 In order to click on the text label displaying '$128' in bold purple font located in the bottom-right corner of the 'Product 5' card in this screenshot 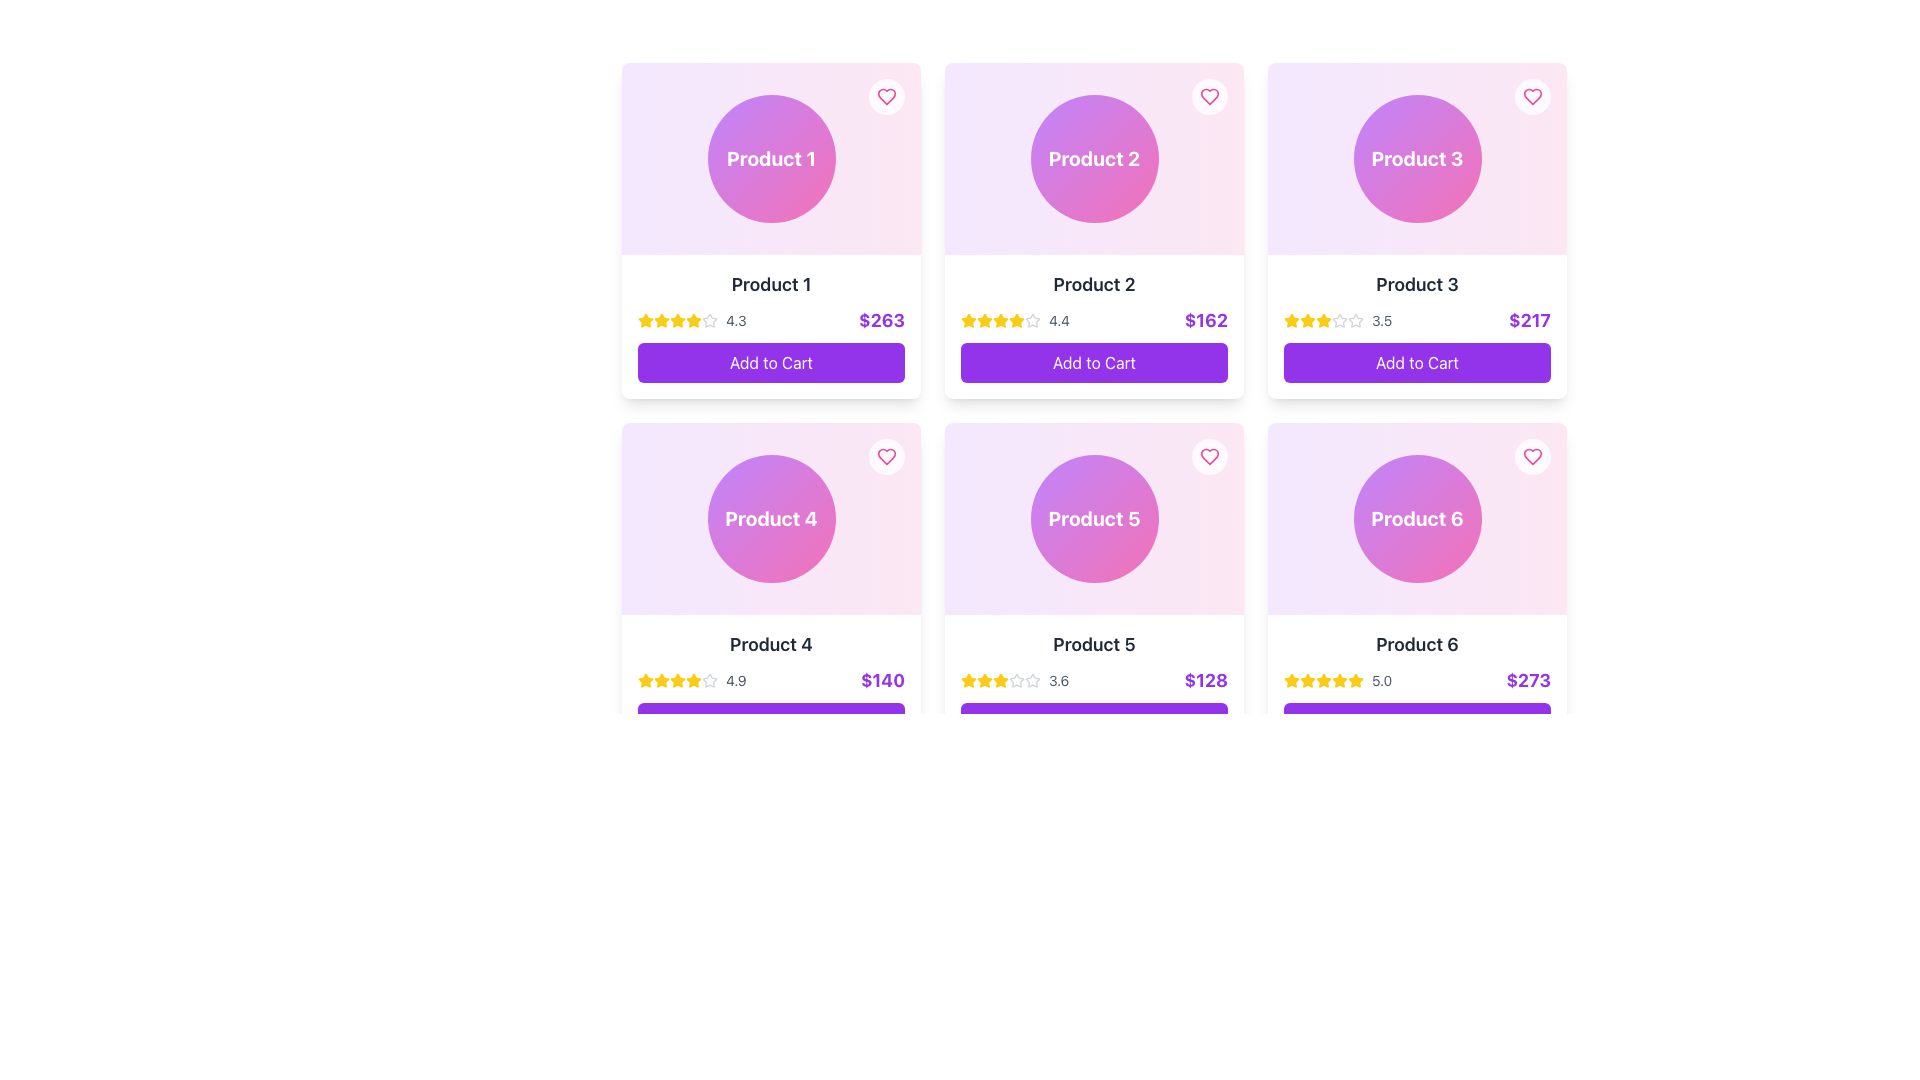, I will do `click(1205, 680)`.